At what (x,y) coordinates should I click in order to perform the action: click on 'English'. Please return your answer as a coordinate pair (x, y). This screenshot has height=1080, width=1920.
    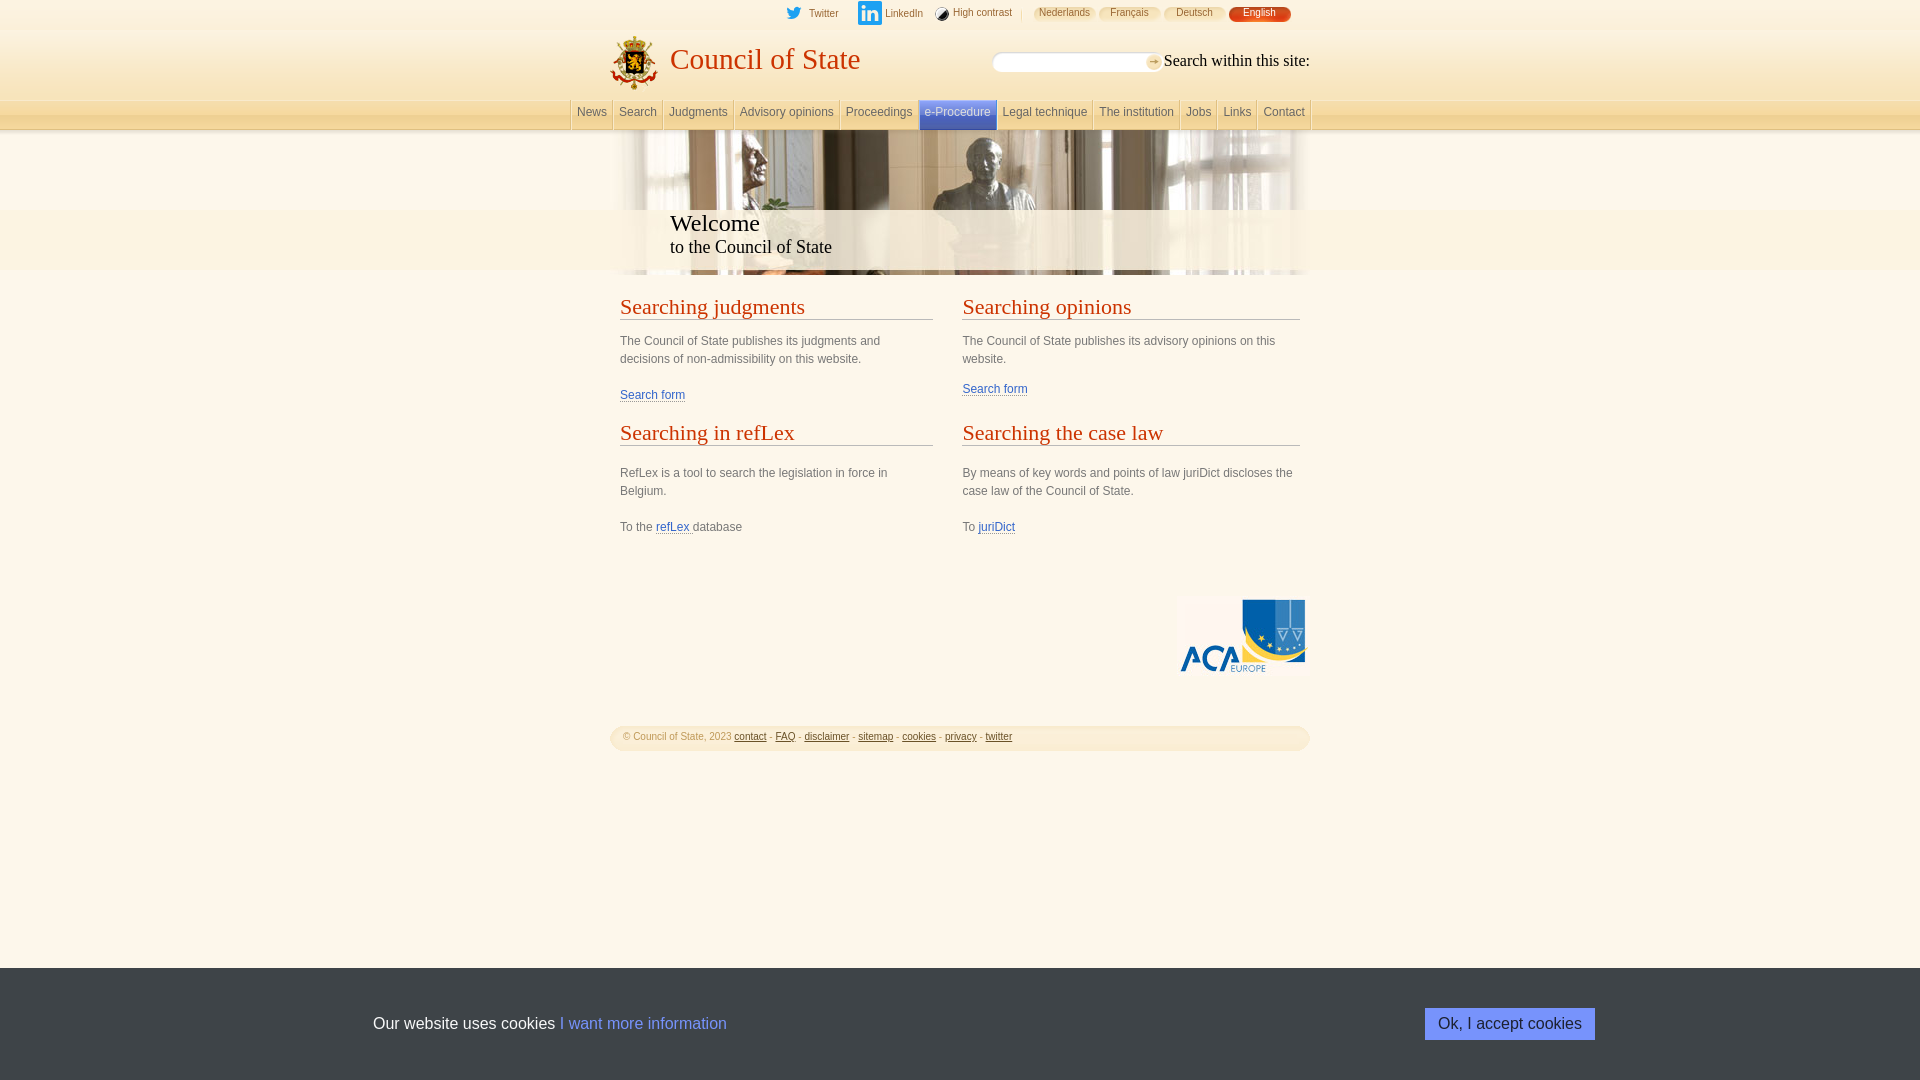
    Looking at the image, I should click on (1258, 22).